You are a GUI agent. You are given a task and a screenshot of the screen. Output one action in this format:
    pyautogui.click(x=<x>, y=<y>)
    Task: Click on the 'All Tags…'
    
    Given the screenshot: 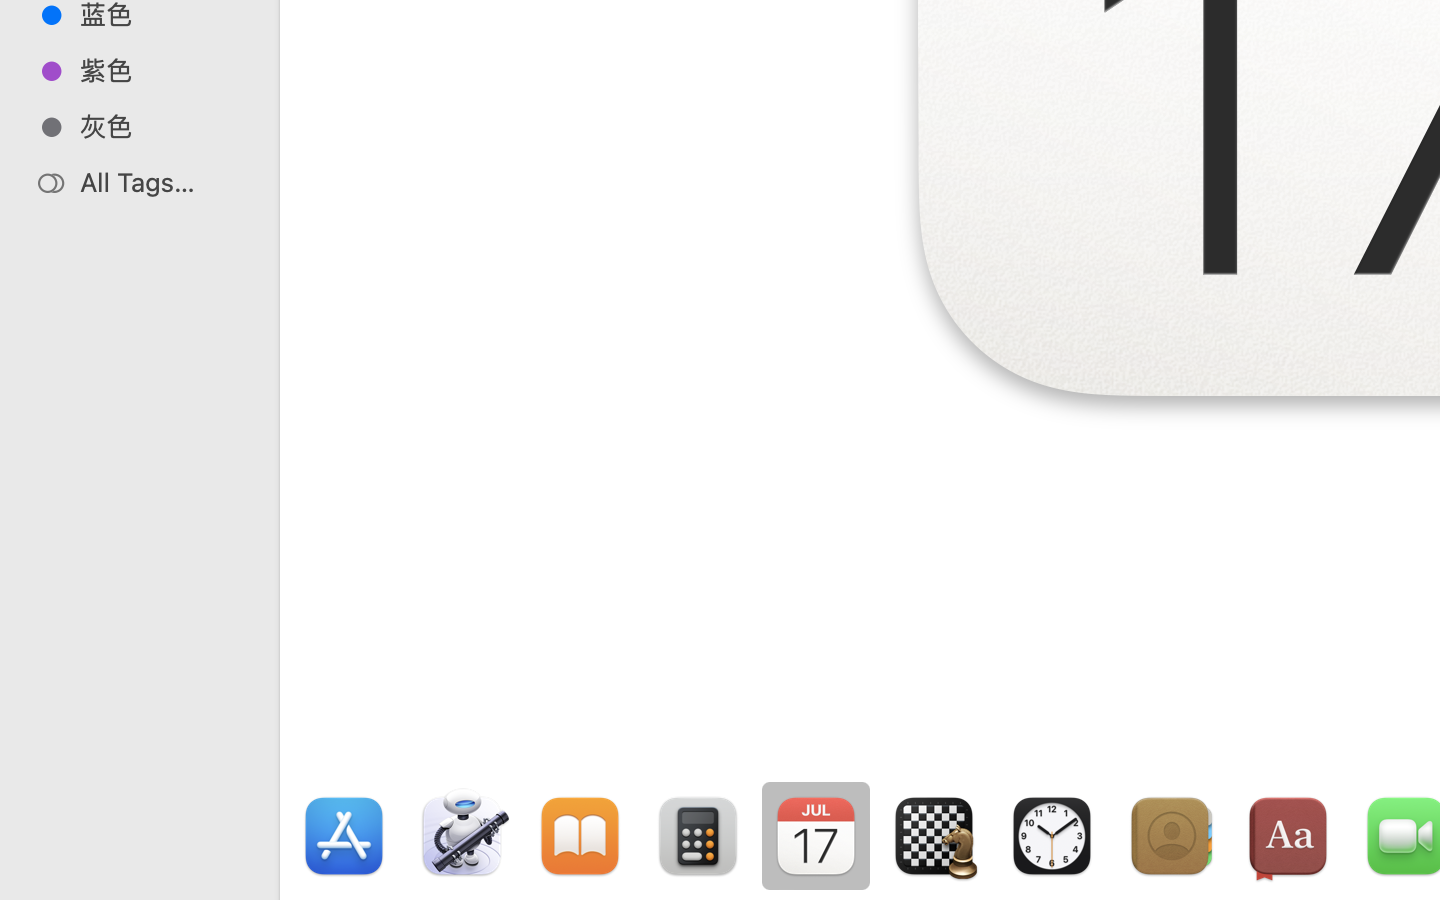 What is the action you would take?
    pyautogui.click(x=159, y=181)
    